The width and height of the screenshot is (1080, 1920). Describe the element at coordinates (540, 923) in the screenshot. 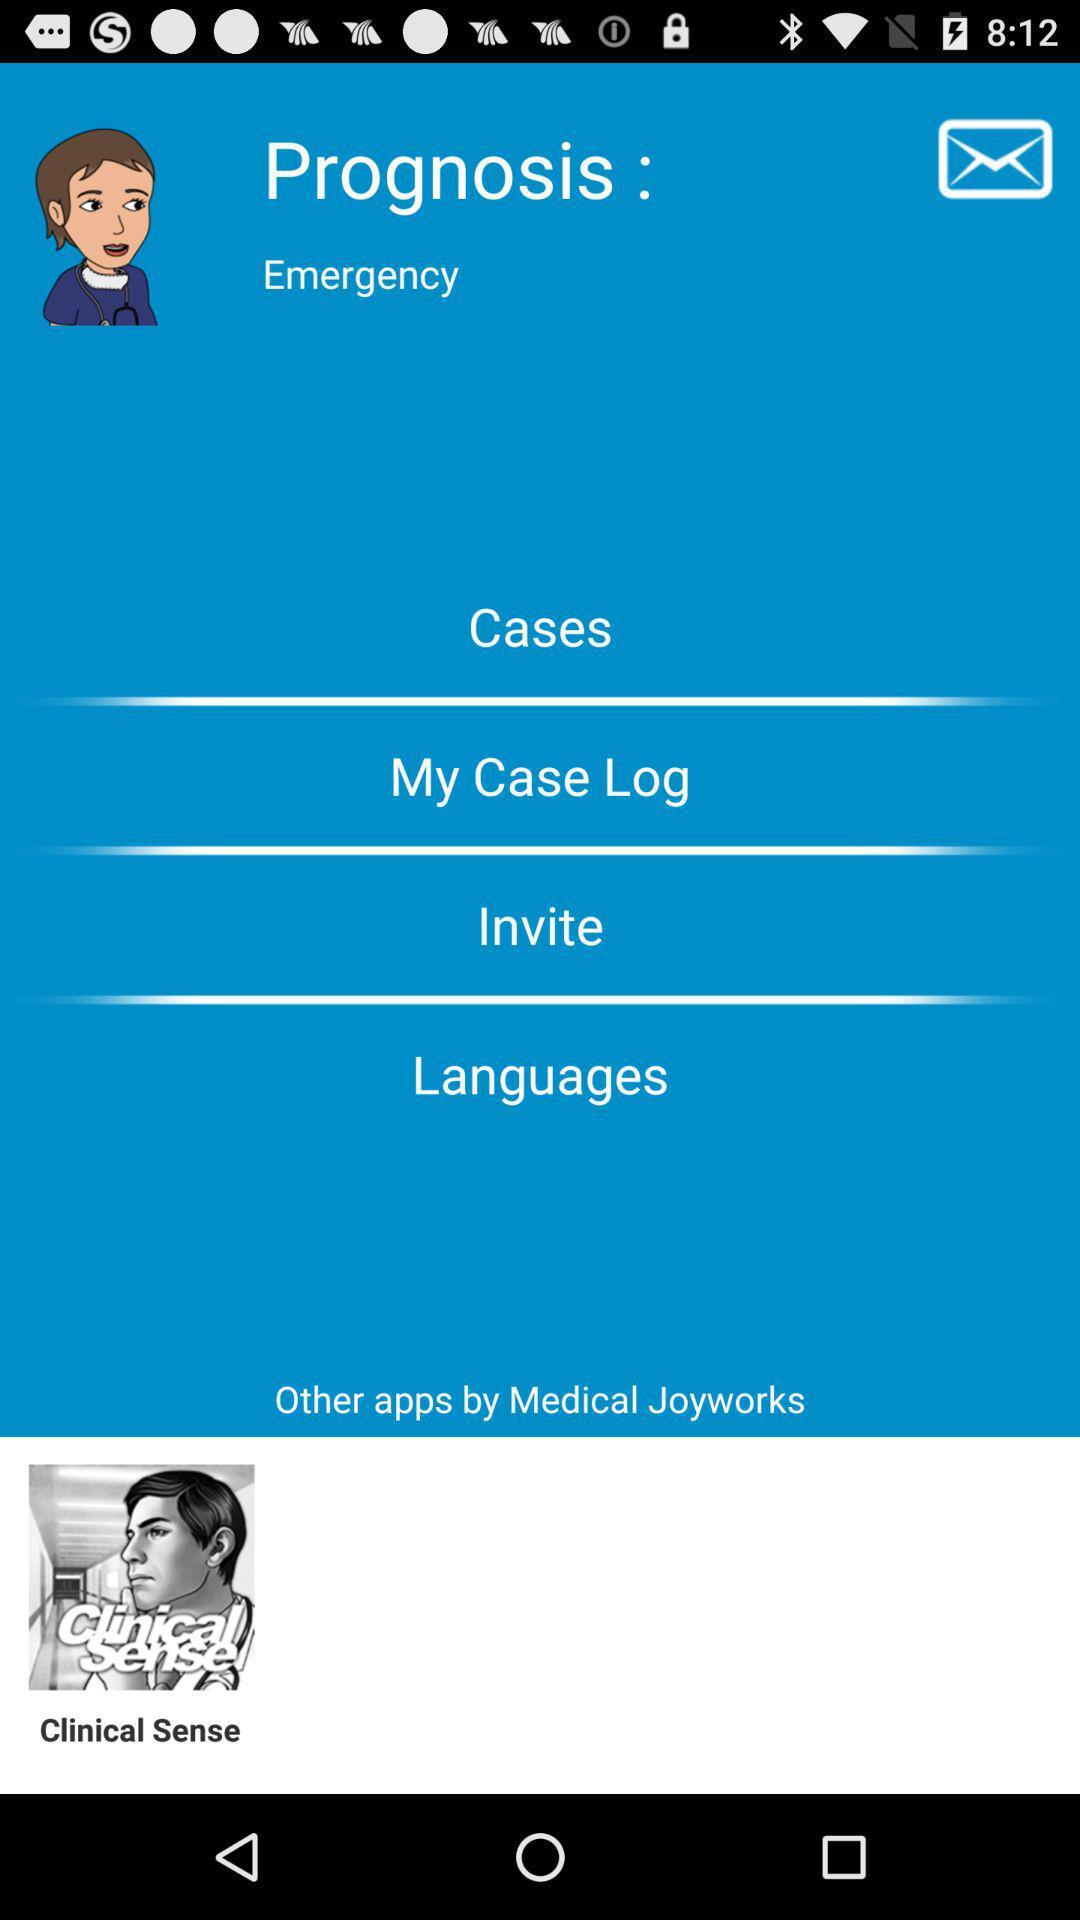

I see `the invite` at that location.